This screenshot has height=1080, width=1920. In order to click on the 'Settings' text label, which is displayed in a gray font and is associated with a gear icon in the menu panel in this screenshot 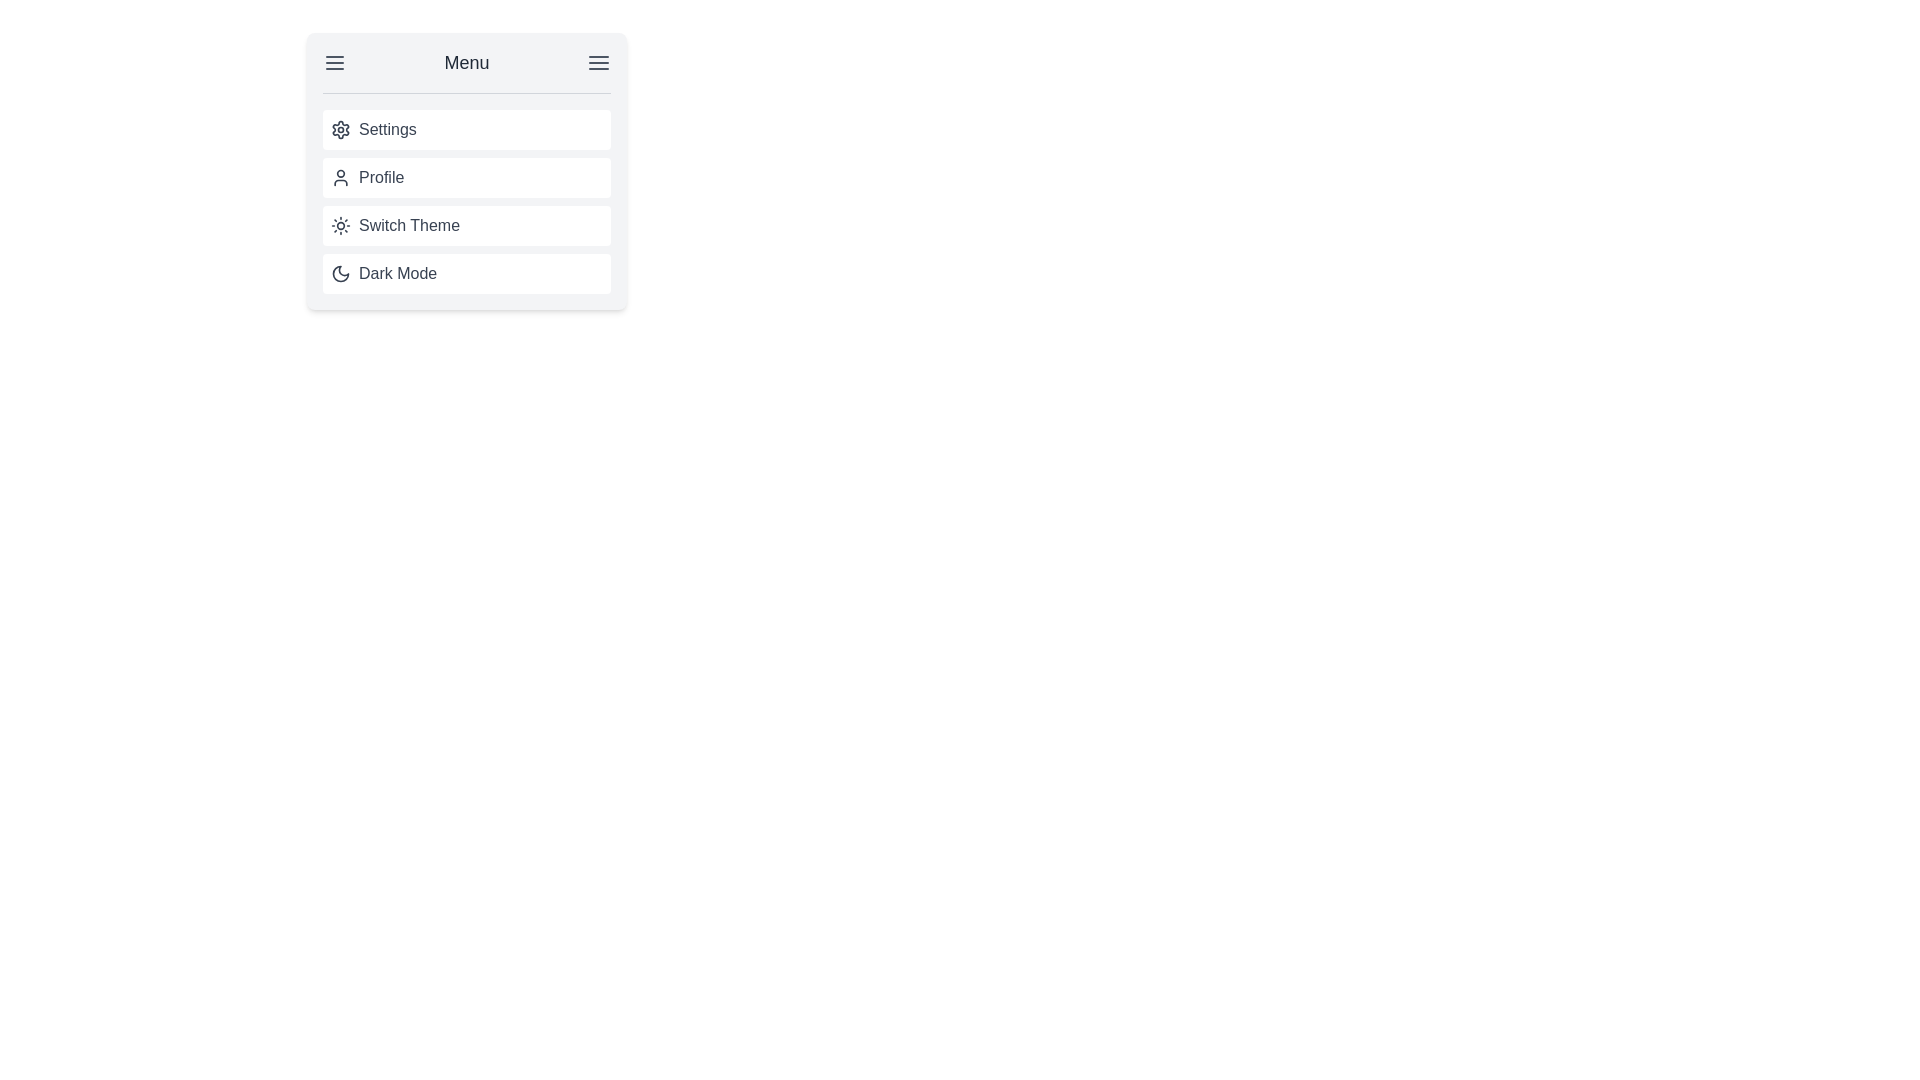, I will do `click(387, 130)`.